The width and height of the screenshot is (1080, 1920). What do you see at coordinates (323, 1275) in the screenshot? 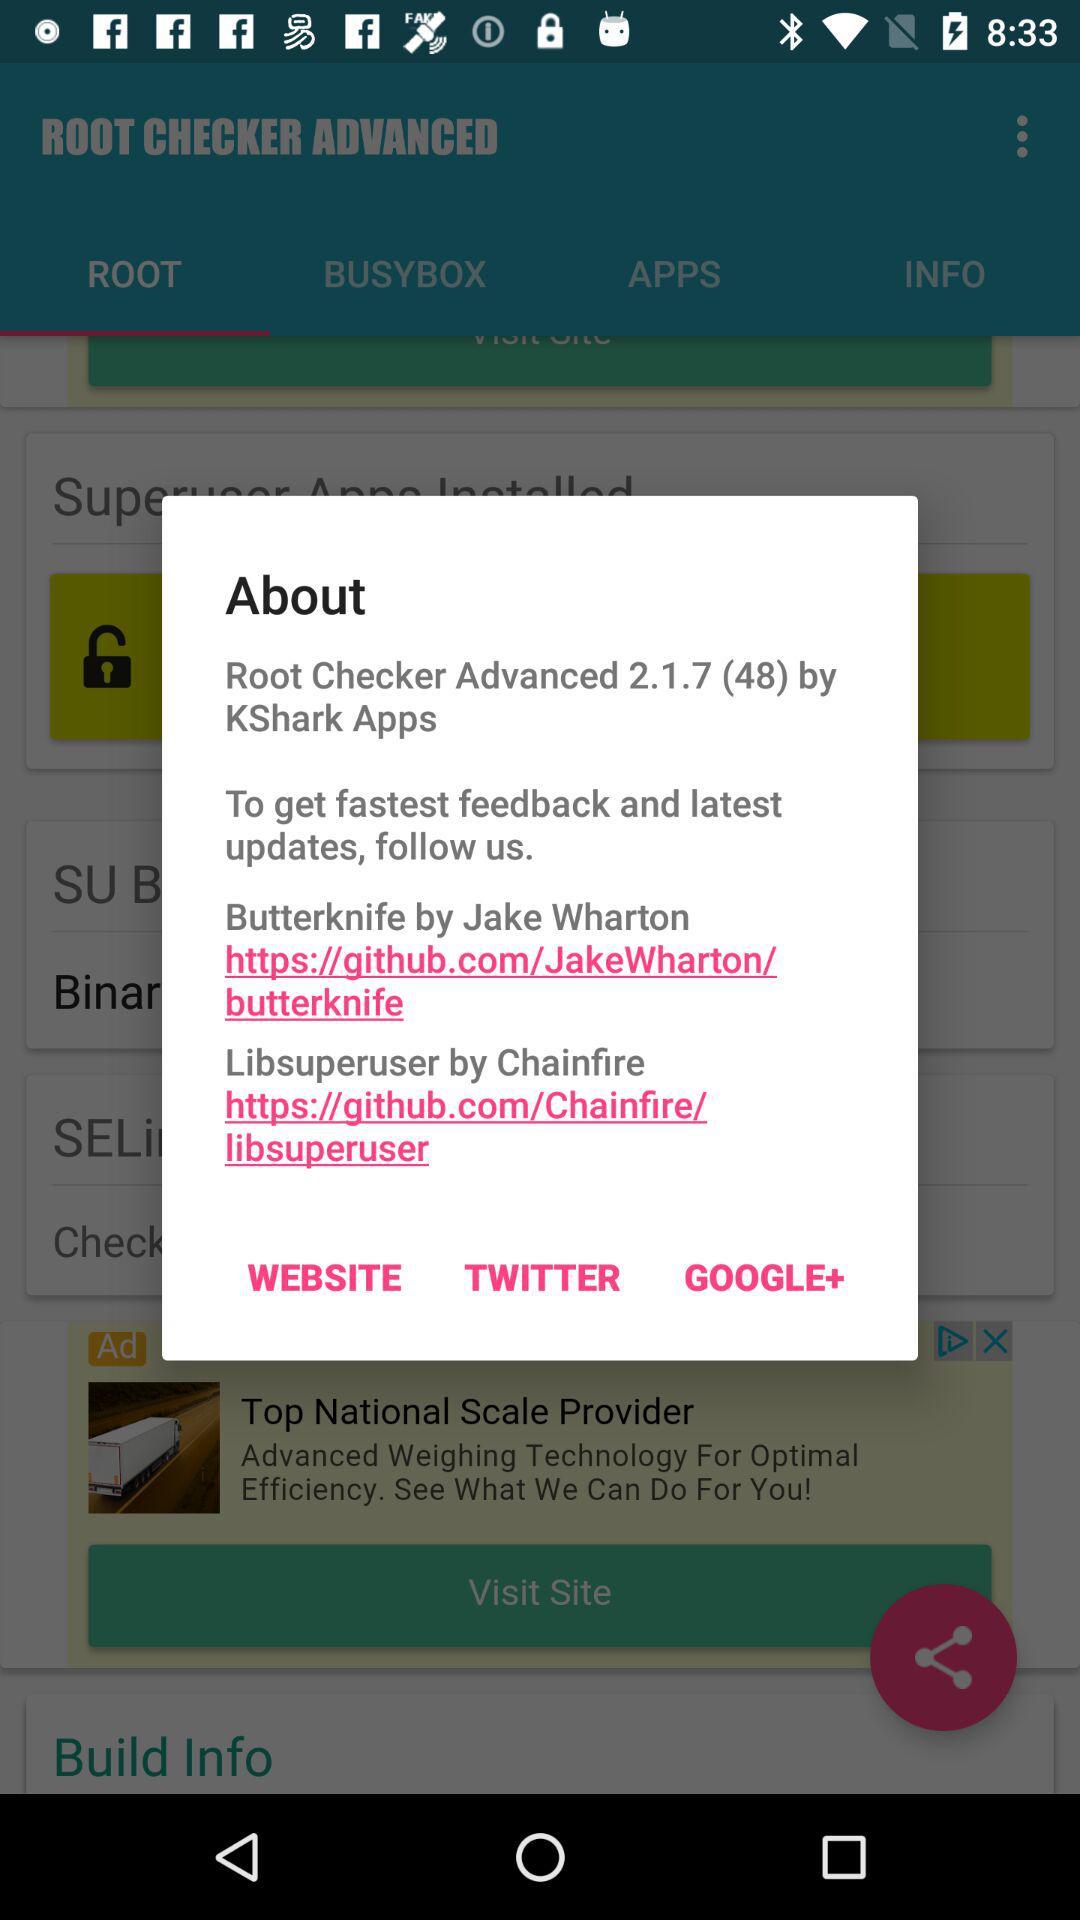
I see `the item to the left of twitter icon` at bounding box center [323, 1275].